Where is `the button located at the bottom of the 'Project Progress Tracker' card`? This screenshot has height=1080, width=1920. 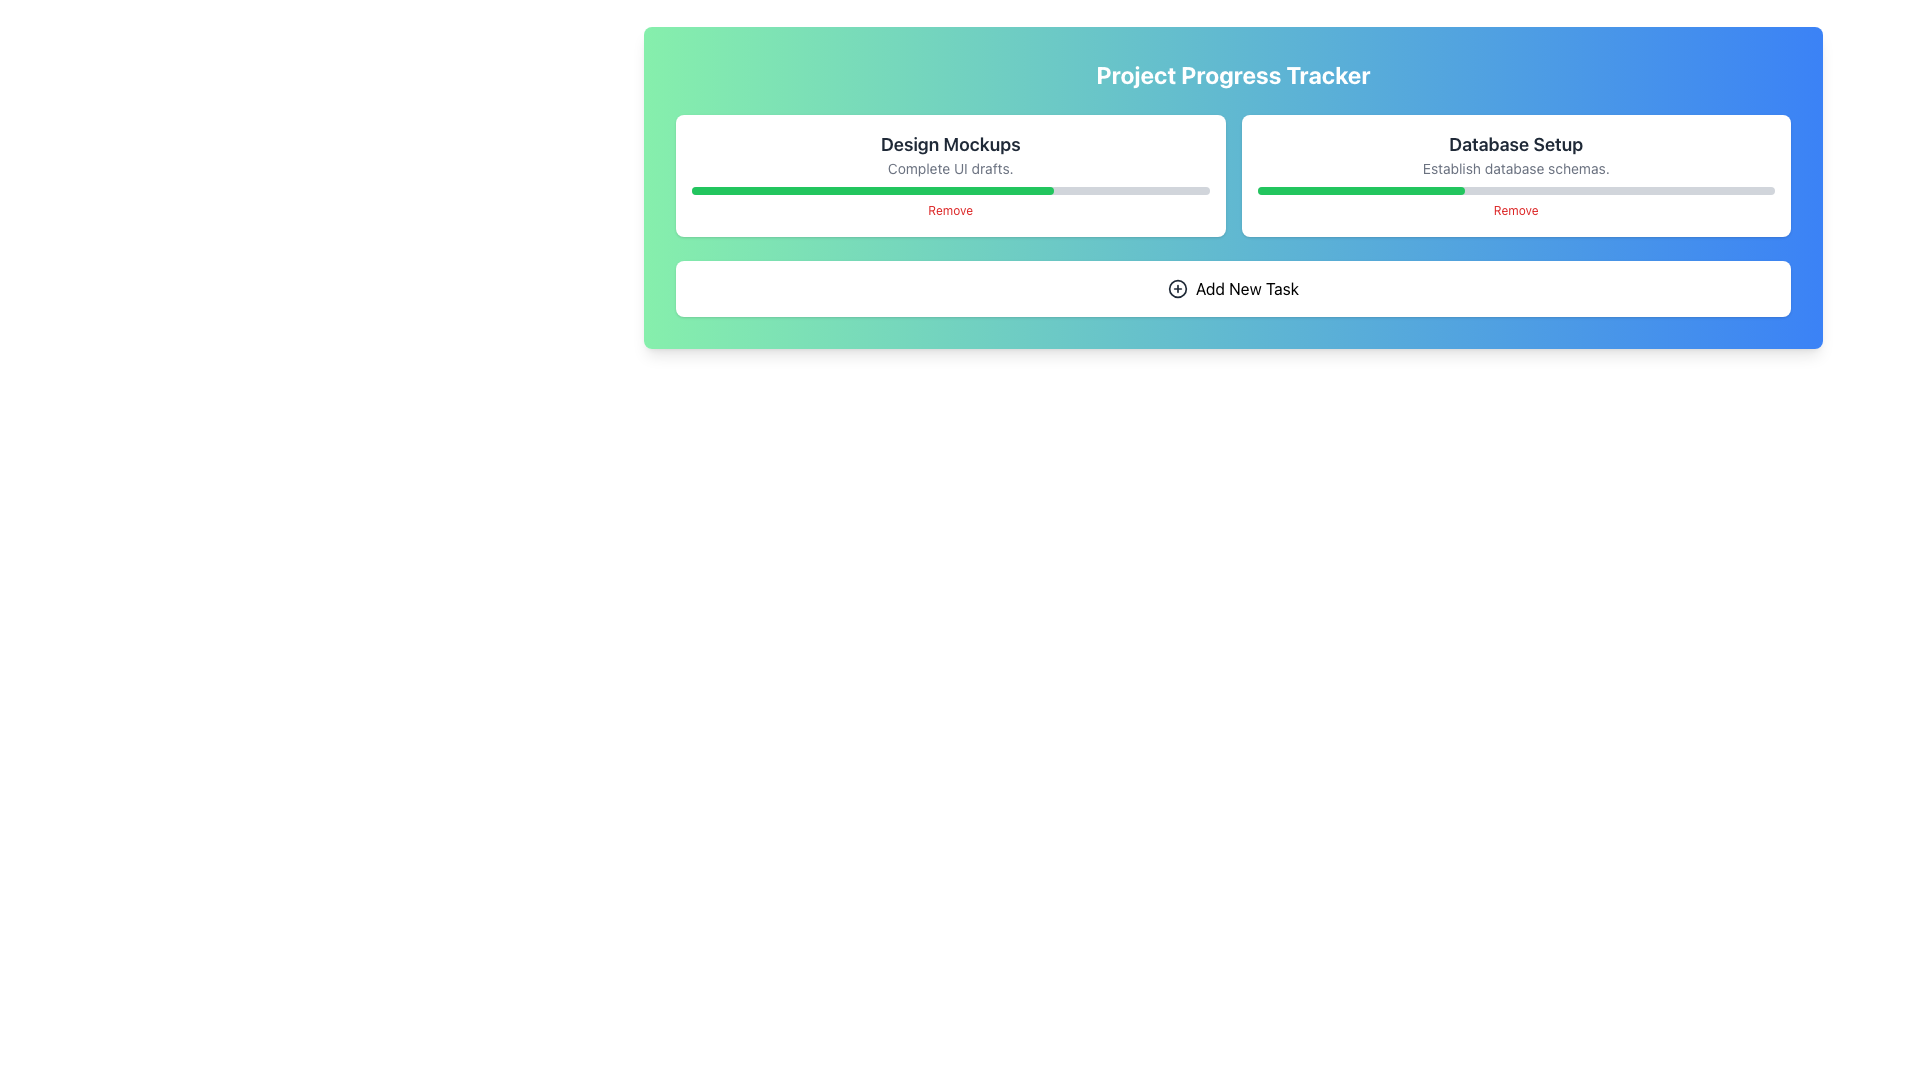 the button located at the bottom of the 'Project Progress Tracker' card is located at coordinates (1232, 289).